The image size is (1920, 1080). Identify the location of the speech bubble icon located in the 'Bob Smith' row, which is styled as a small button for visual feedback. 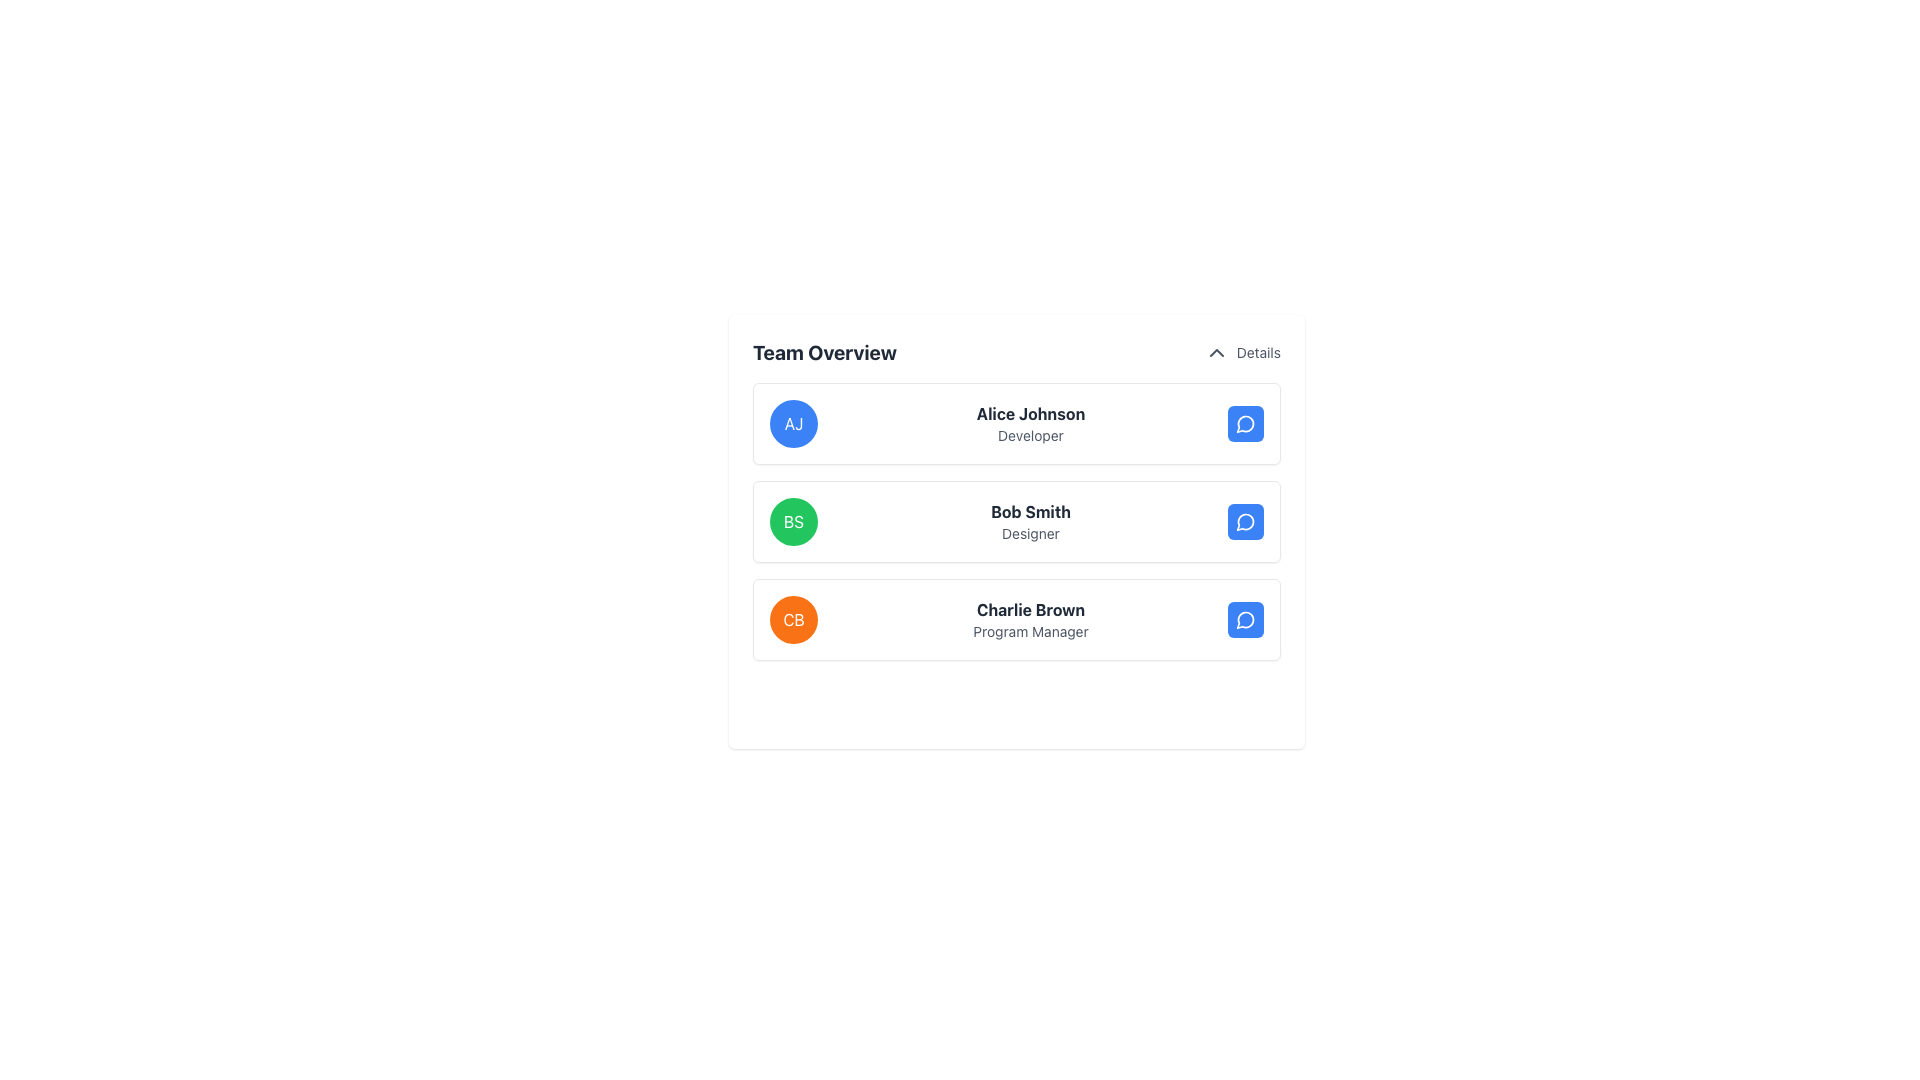
(1244, 521).